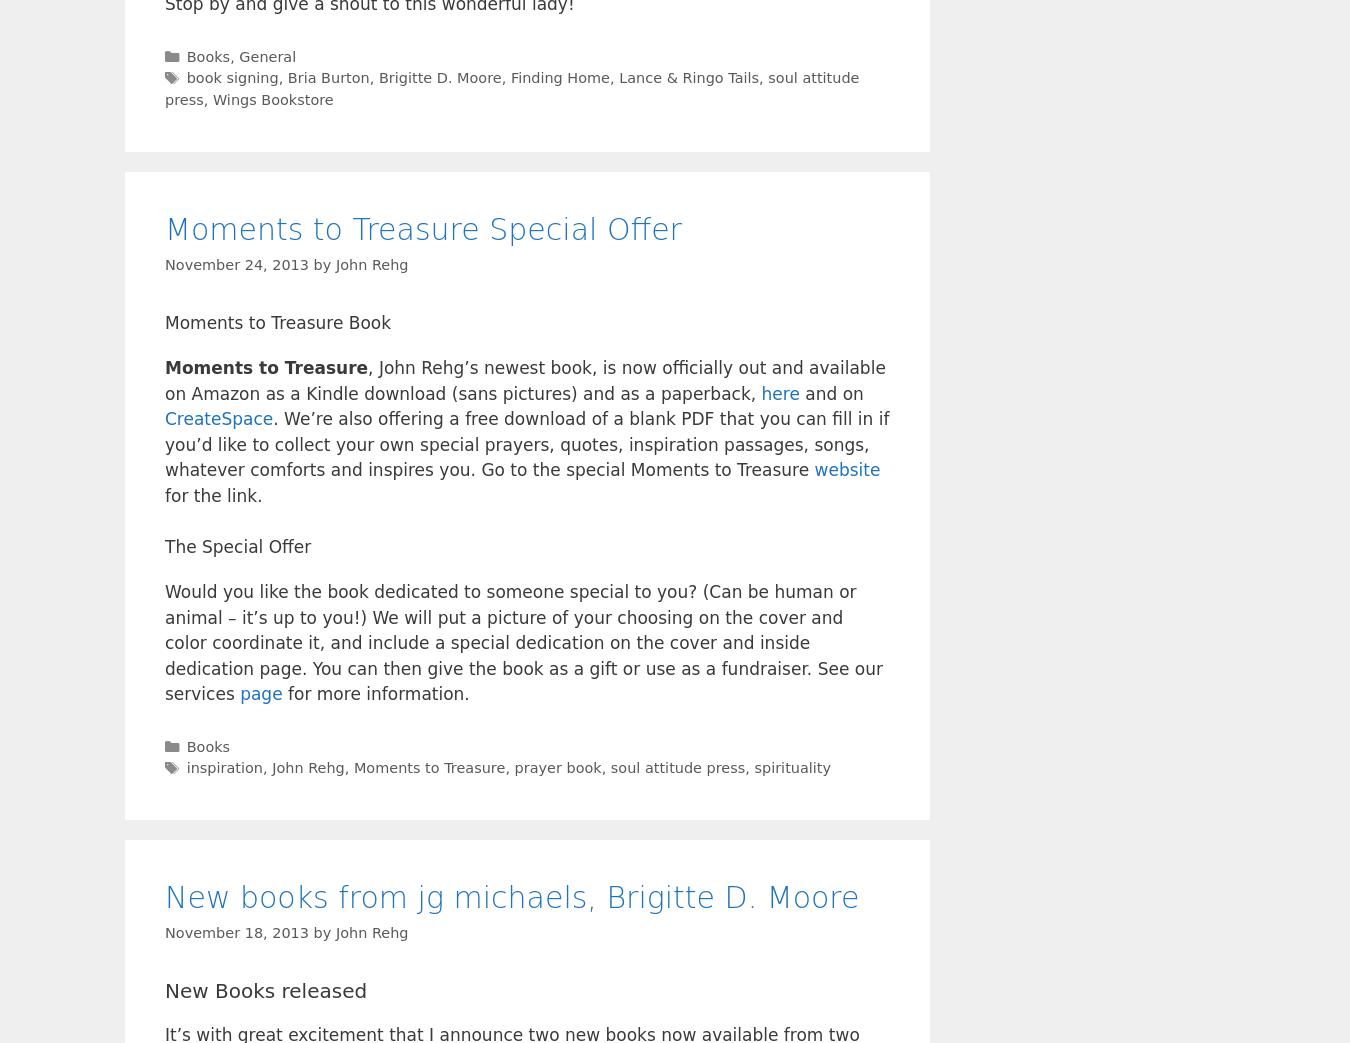  I want to click on 'New books from jg michaels, Brigitte D. Moore', so click(511, 895).